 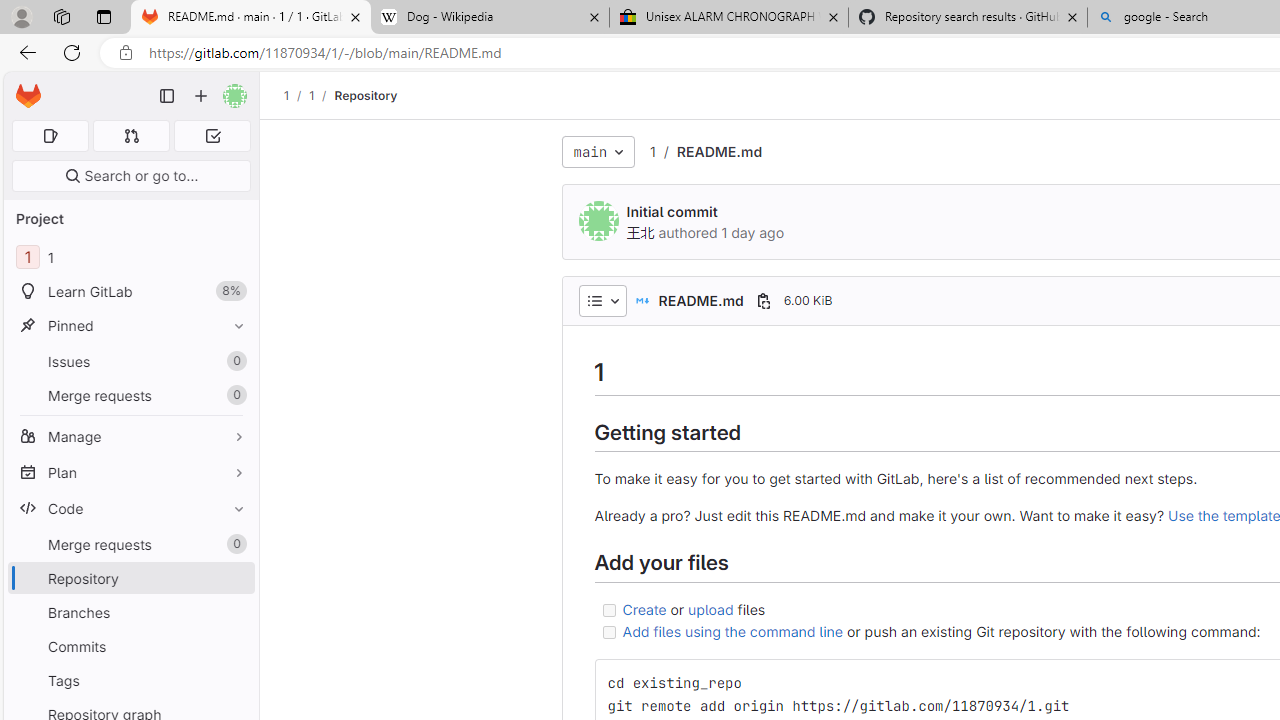 I want to click on 'Repository', so click(x=366, y=95).